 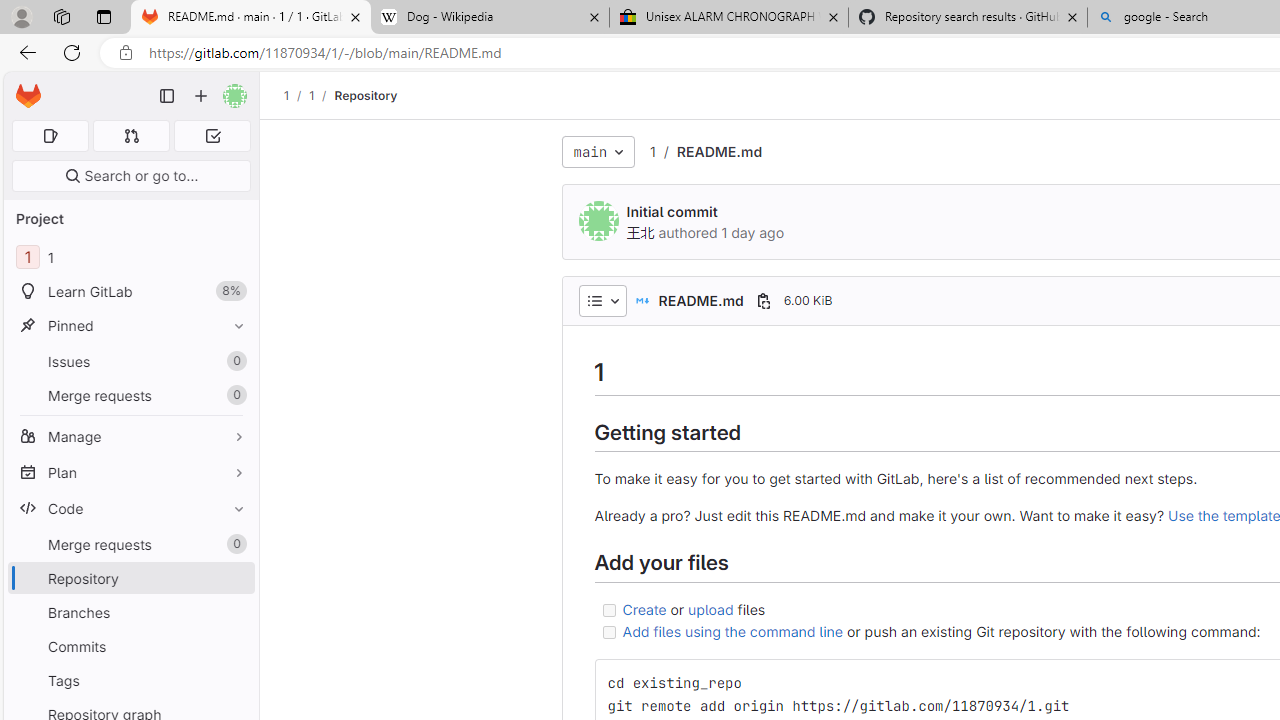 I want to click on 'Repository', so click(x=366, y=95).